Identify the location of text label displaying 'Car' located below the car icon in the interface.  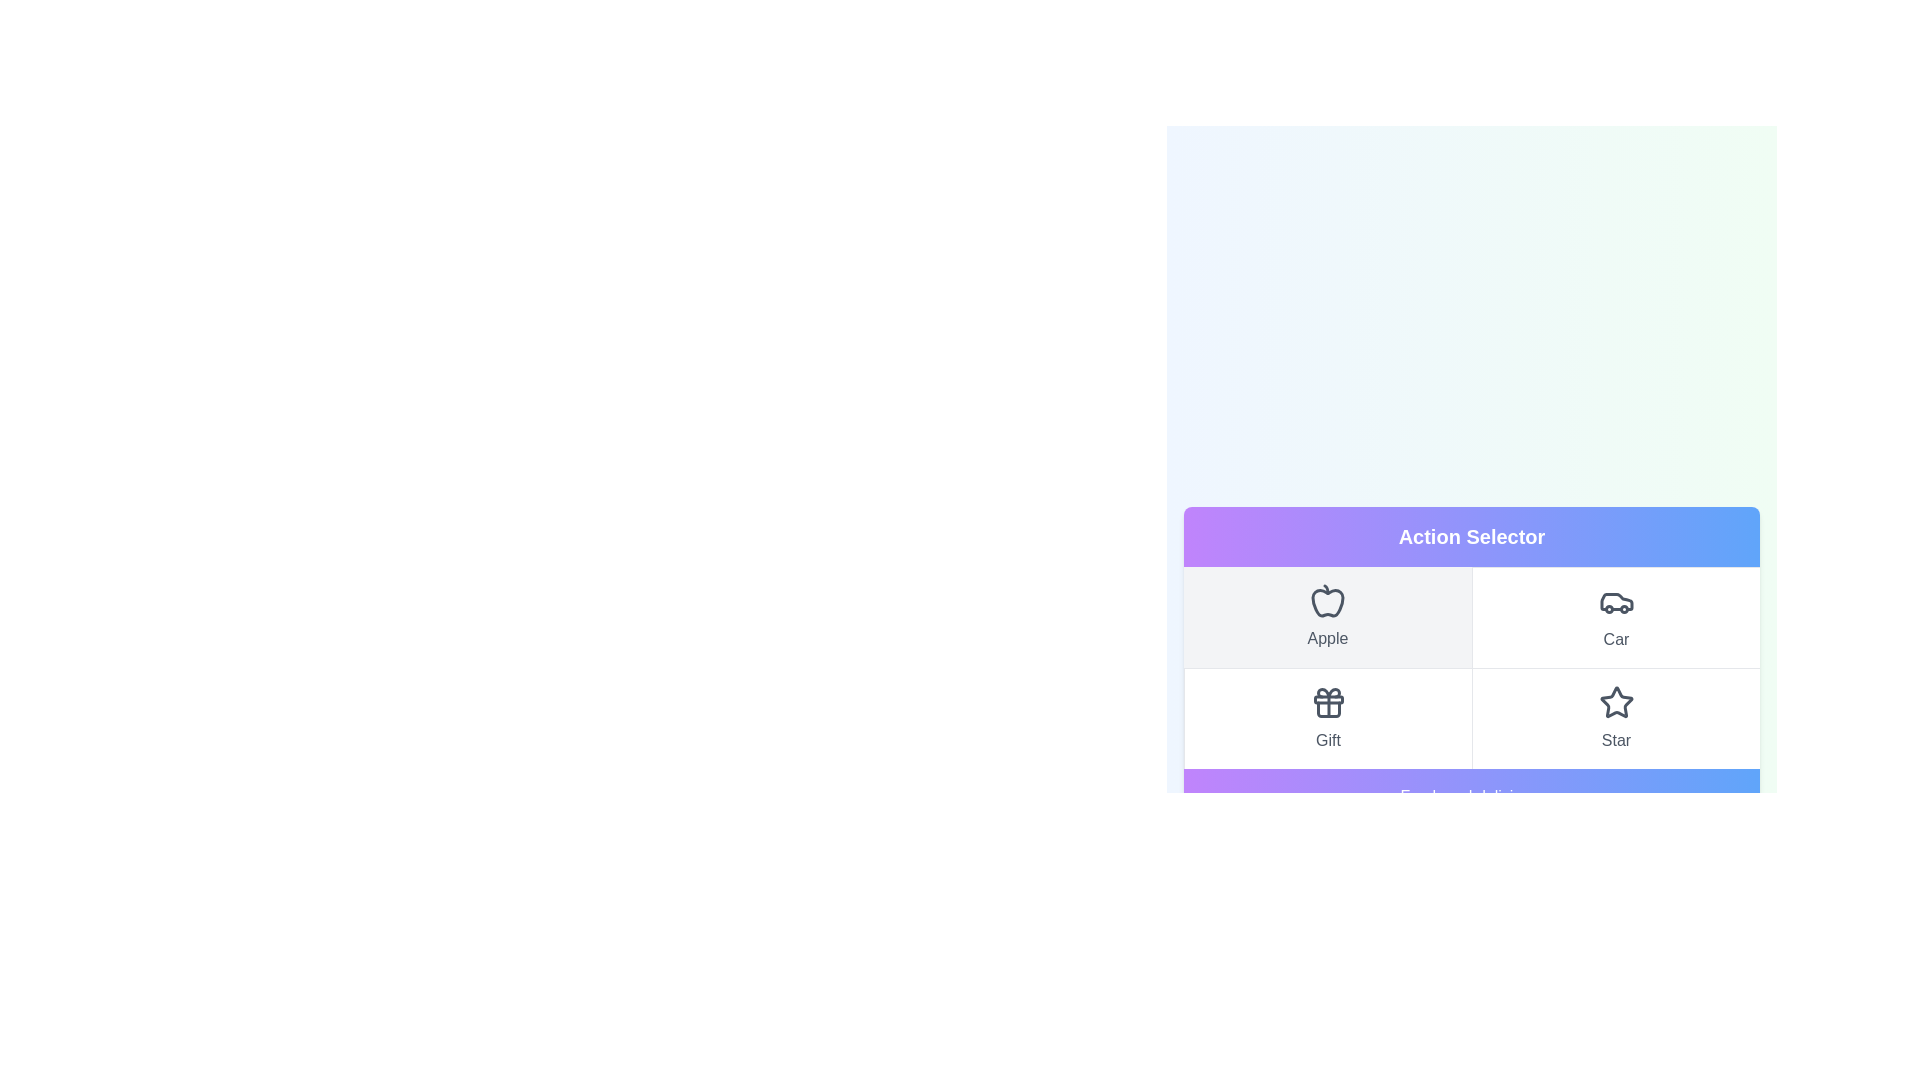
(1616, 640).